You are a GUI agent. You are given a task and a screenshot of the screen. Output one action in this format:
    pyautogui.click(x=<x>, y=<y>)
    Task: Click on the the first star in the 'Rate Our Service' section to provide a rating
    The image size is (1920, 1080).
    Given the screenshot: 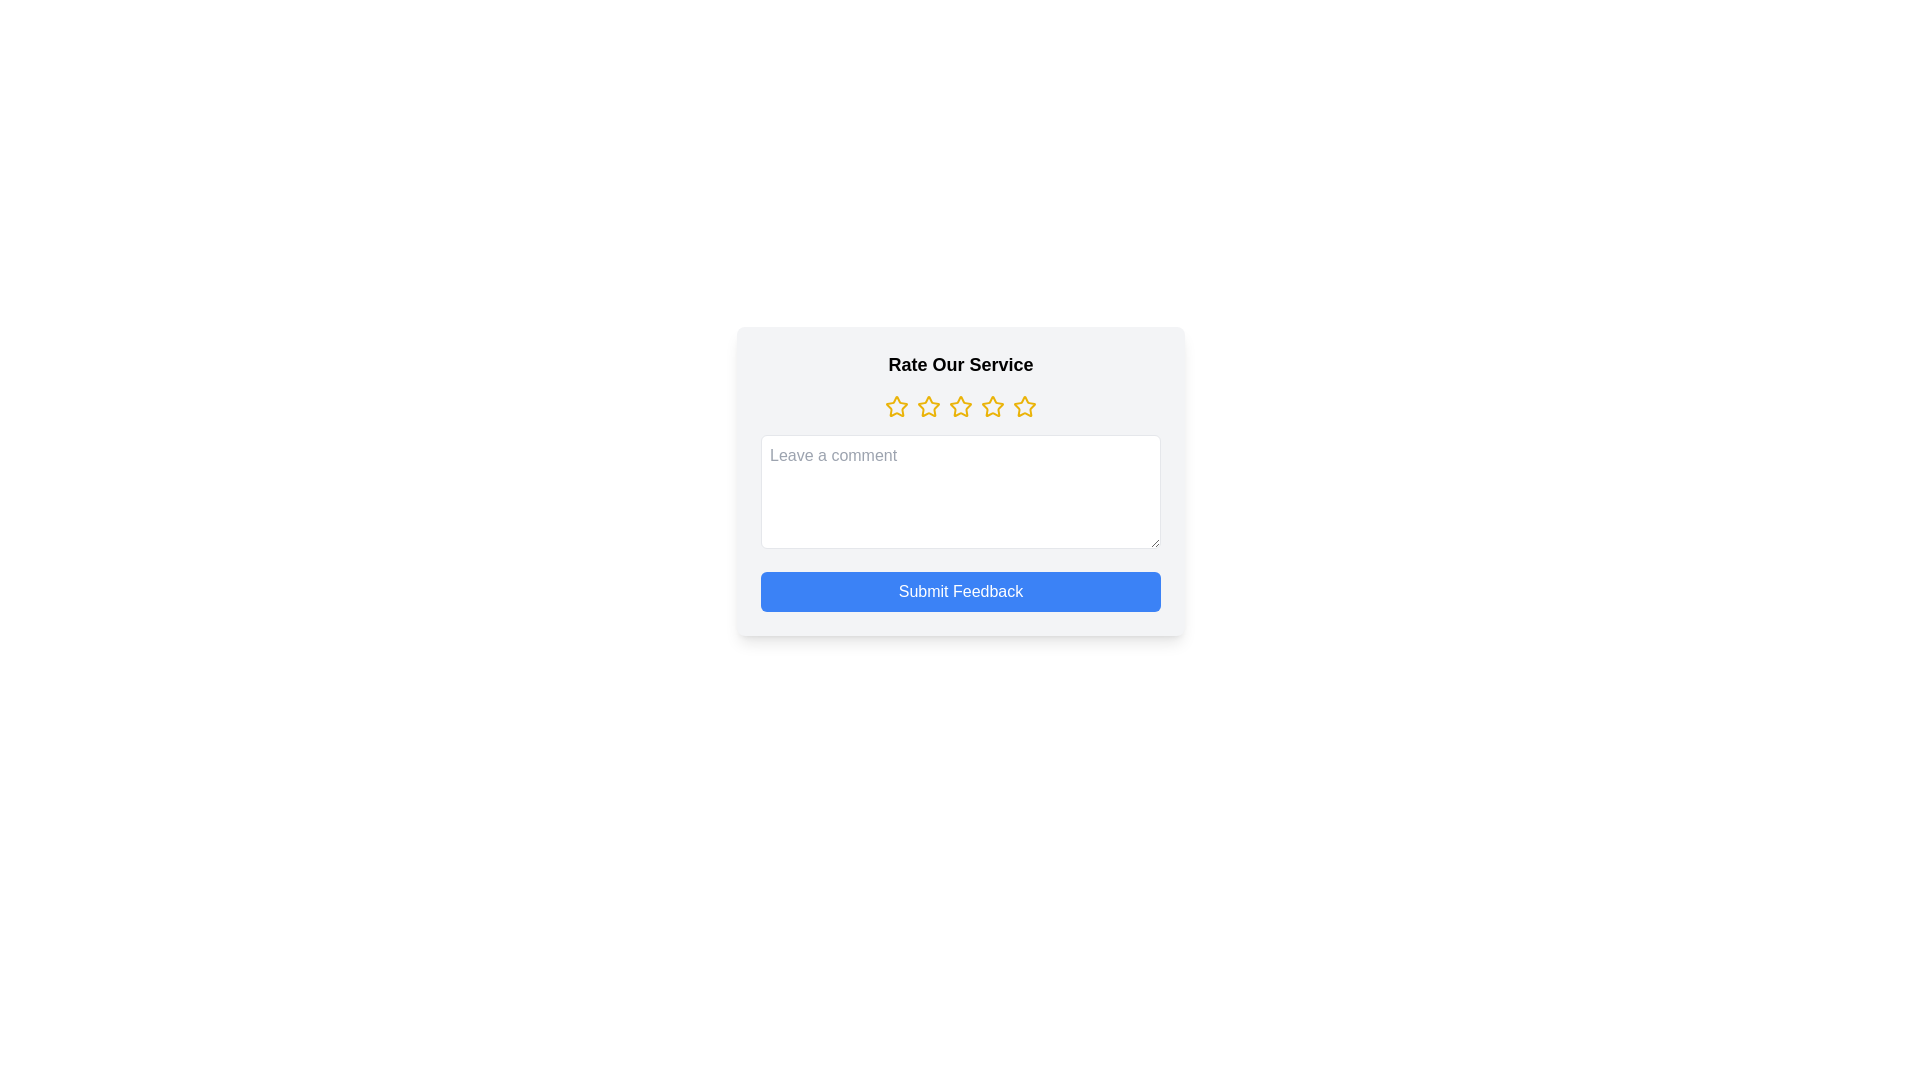 What is the action you would take?
    pyautogui.click(x=896, y=406)
    